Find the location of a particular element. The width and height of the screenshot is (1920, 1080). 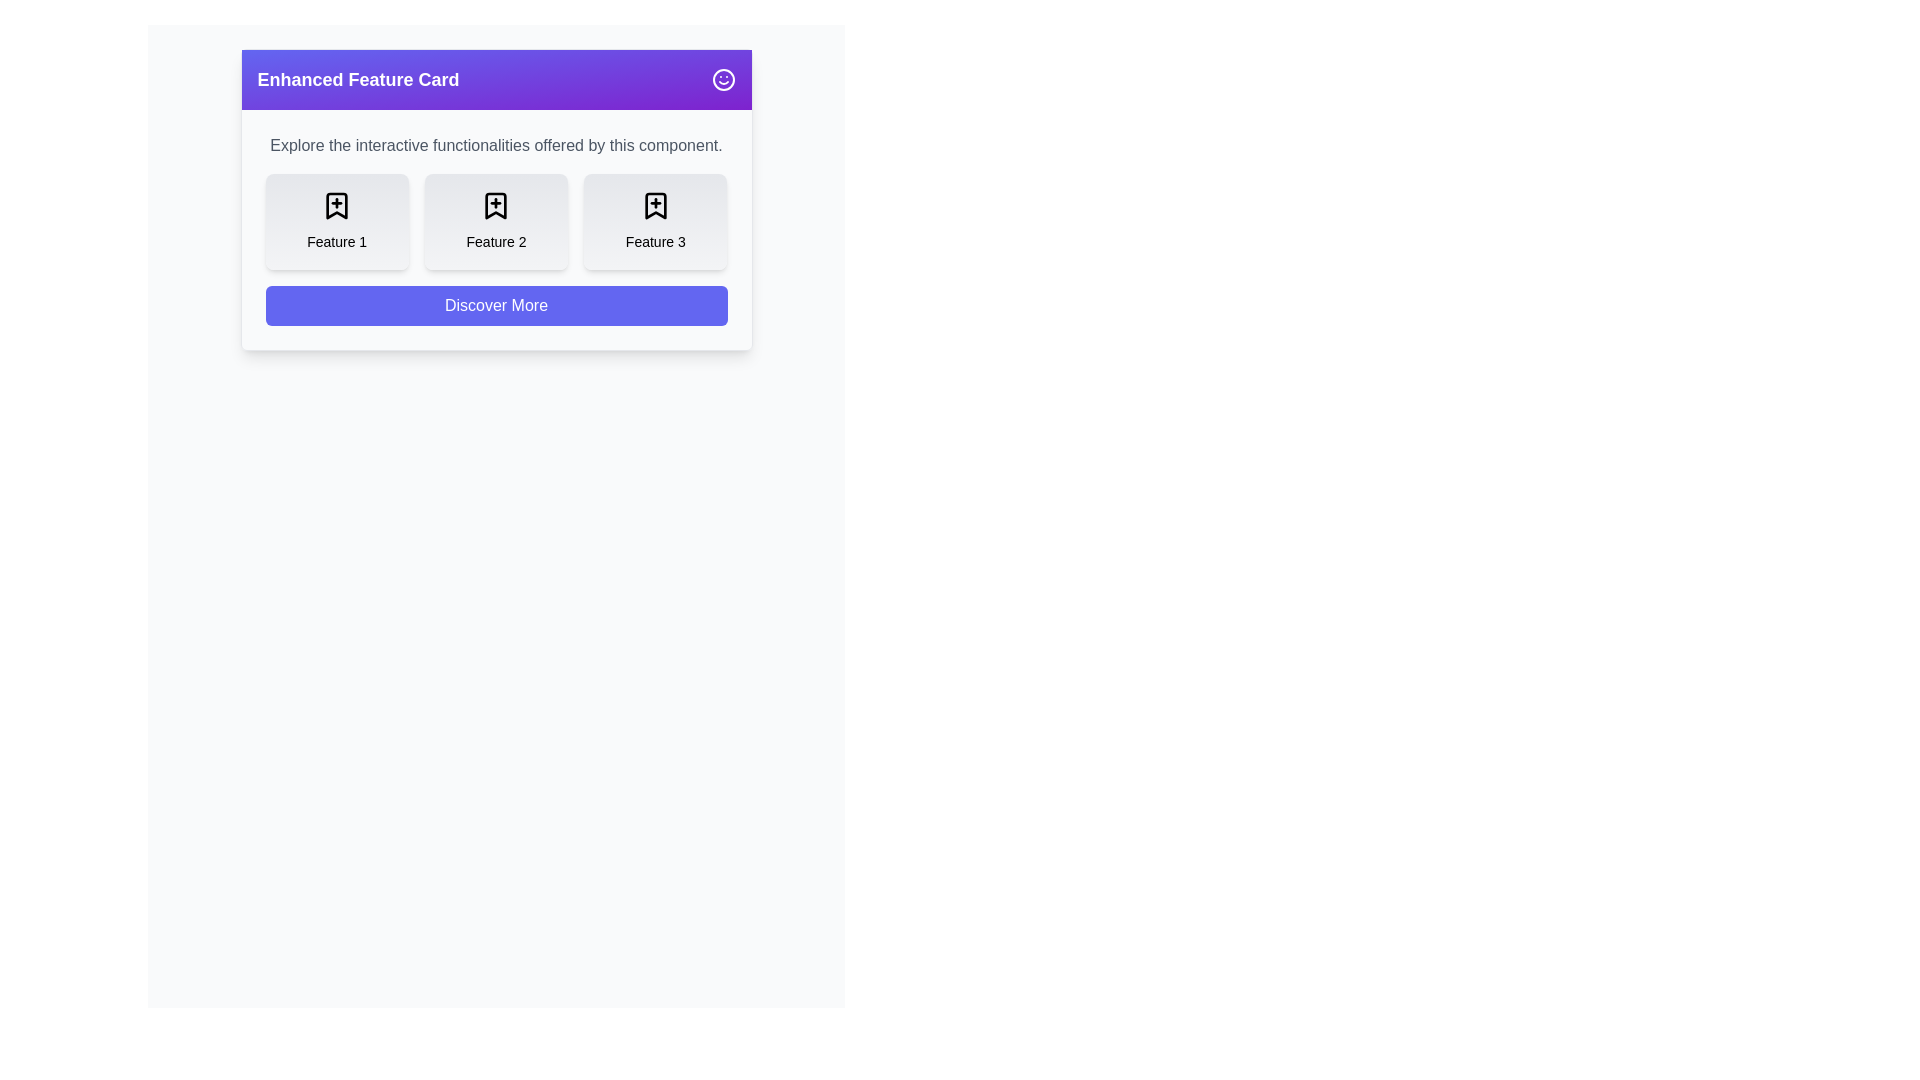

the 'Feature 3' card, which is the rightmost card in a row of three cards, featuring a bookmark icon with a '+' symbol and the text 'Feature 3' below it is located at coordinates (655, 222).